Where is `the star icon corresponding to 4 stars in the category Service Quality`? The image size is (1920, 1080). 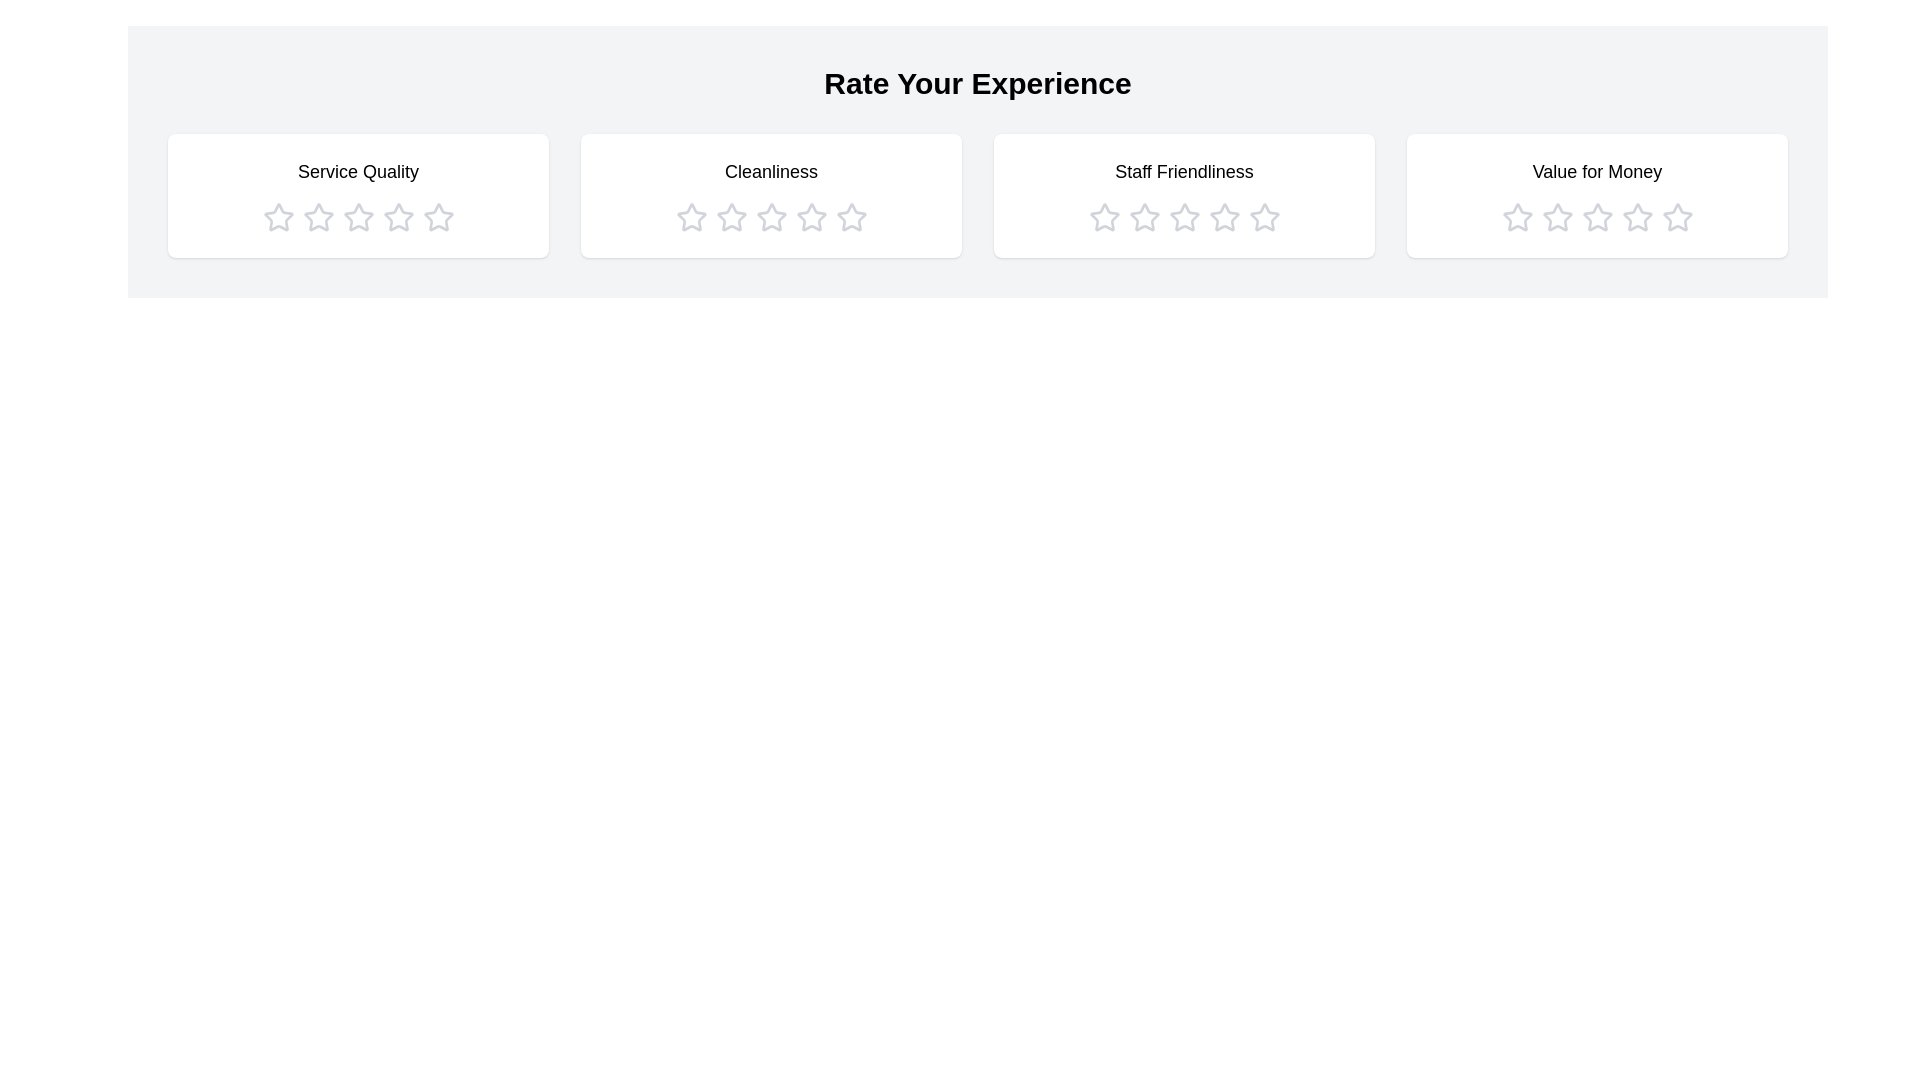 the star icon corresponding to 4 stars in the category Service Quality is located at coordinates (398, 218).